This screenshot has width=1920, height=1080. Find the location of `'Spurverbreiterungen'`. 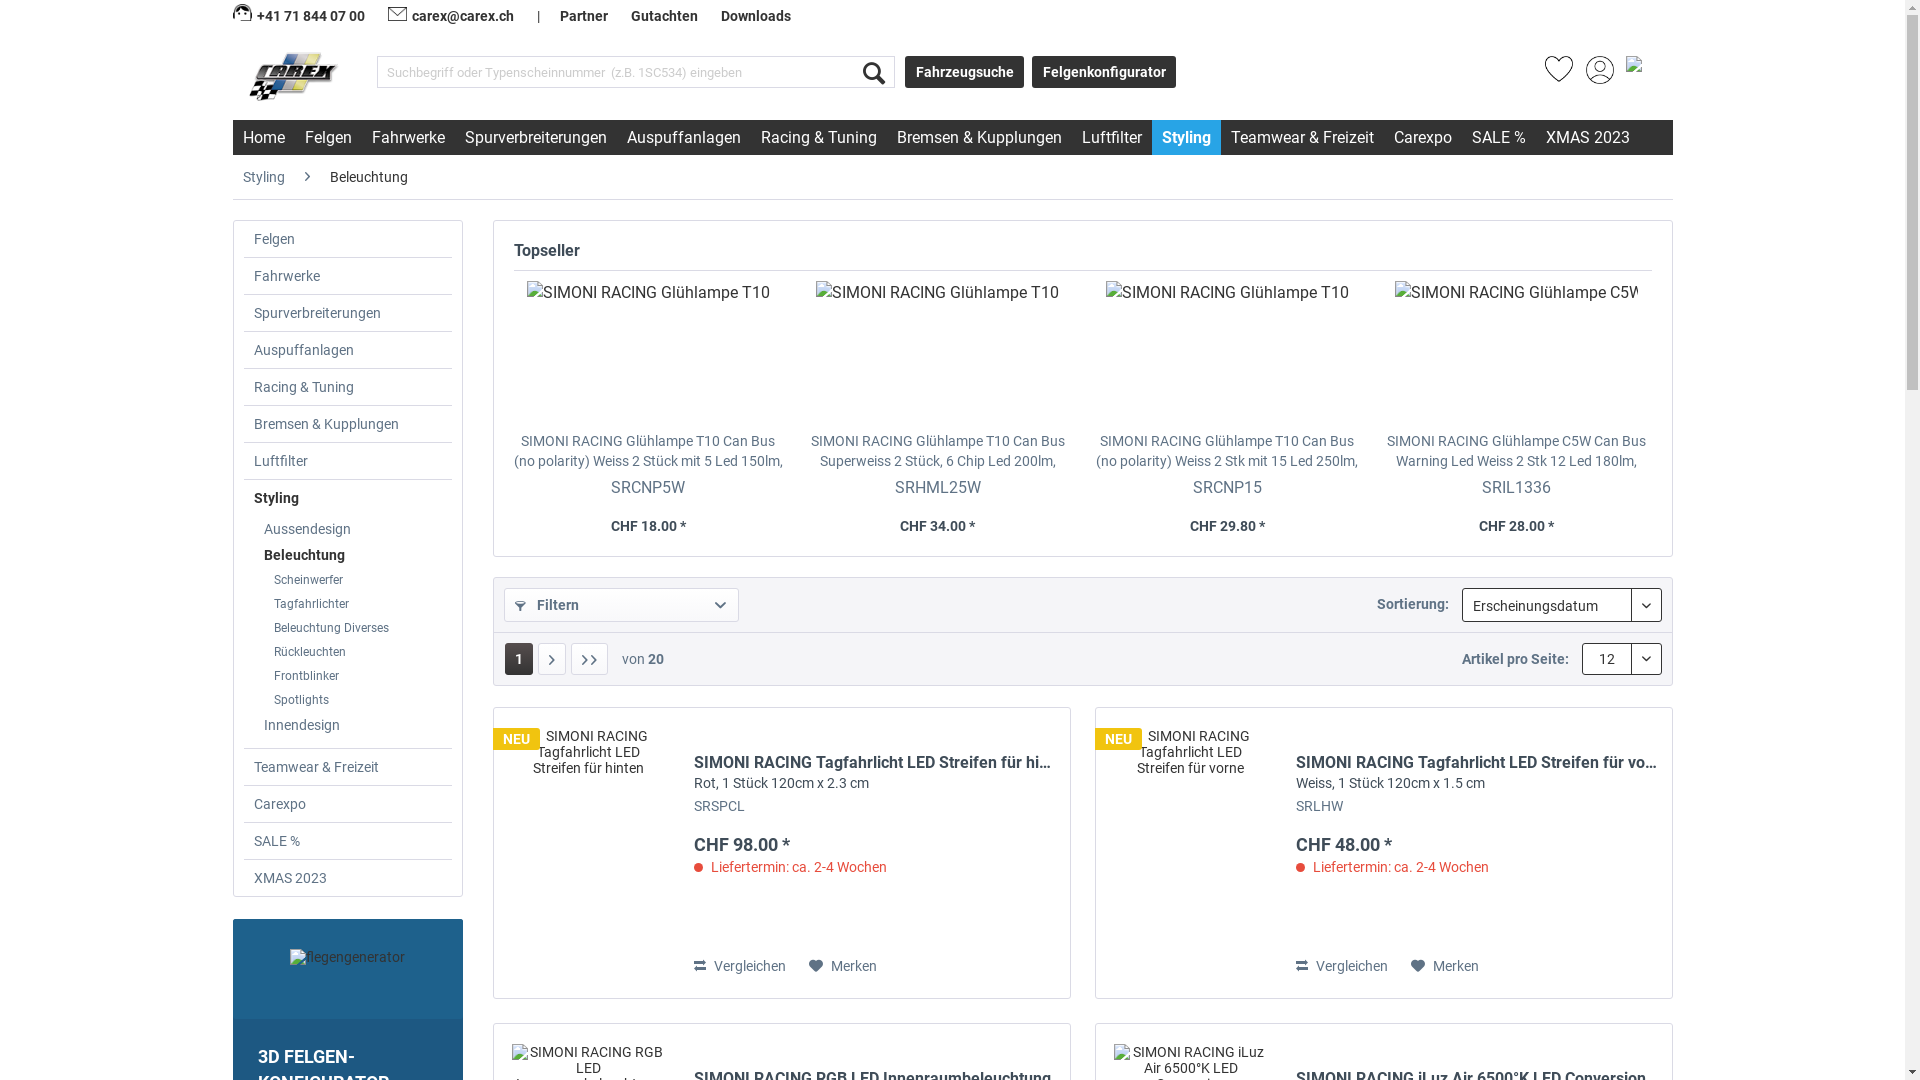

'Spurverbreiterungen' is located at coordinates (453, 136).